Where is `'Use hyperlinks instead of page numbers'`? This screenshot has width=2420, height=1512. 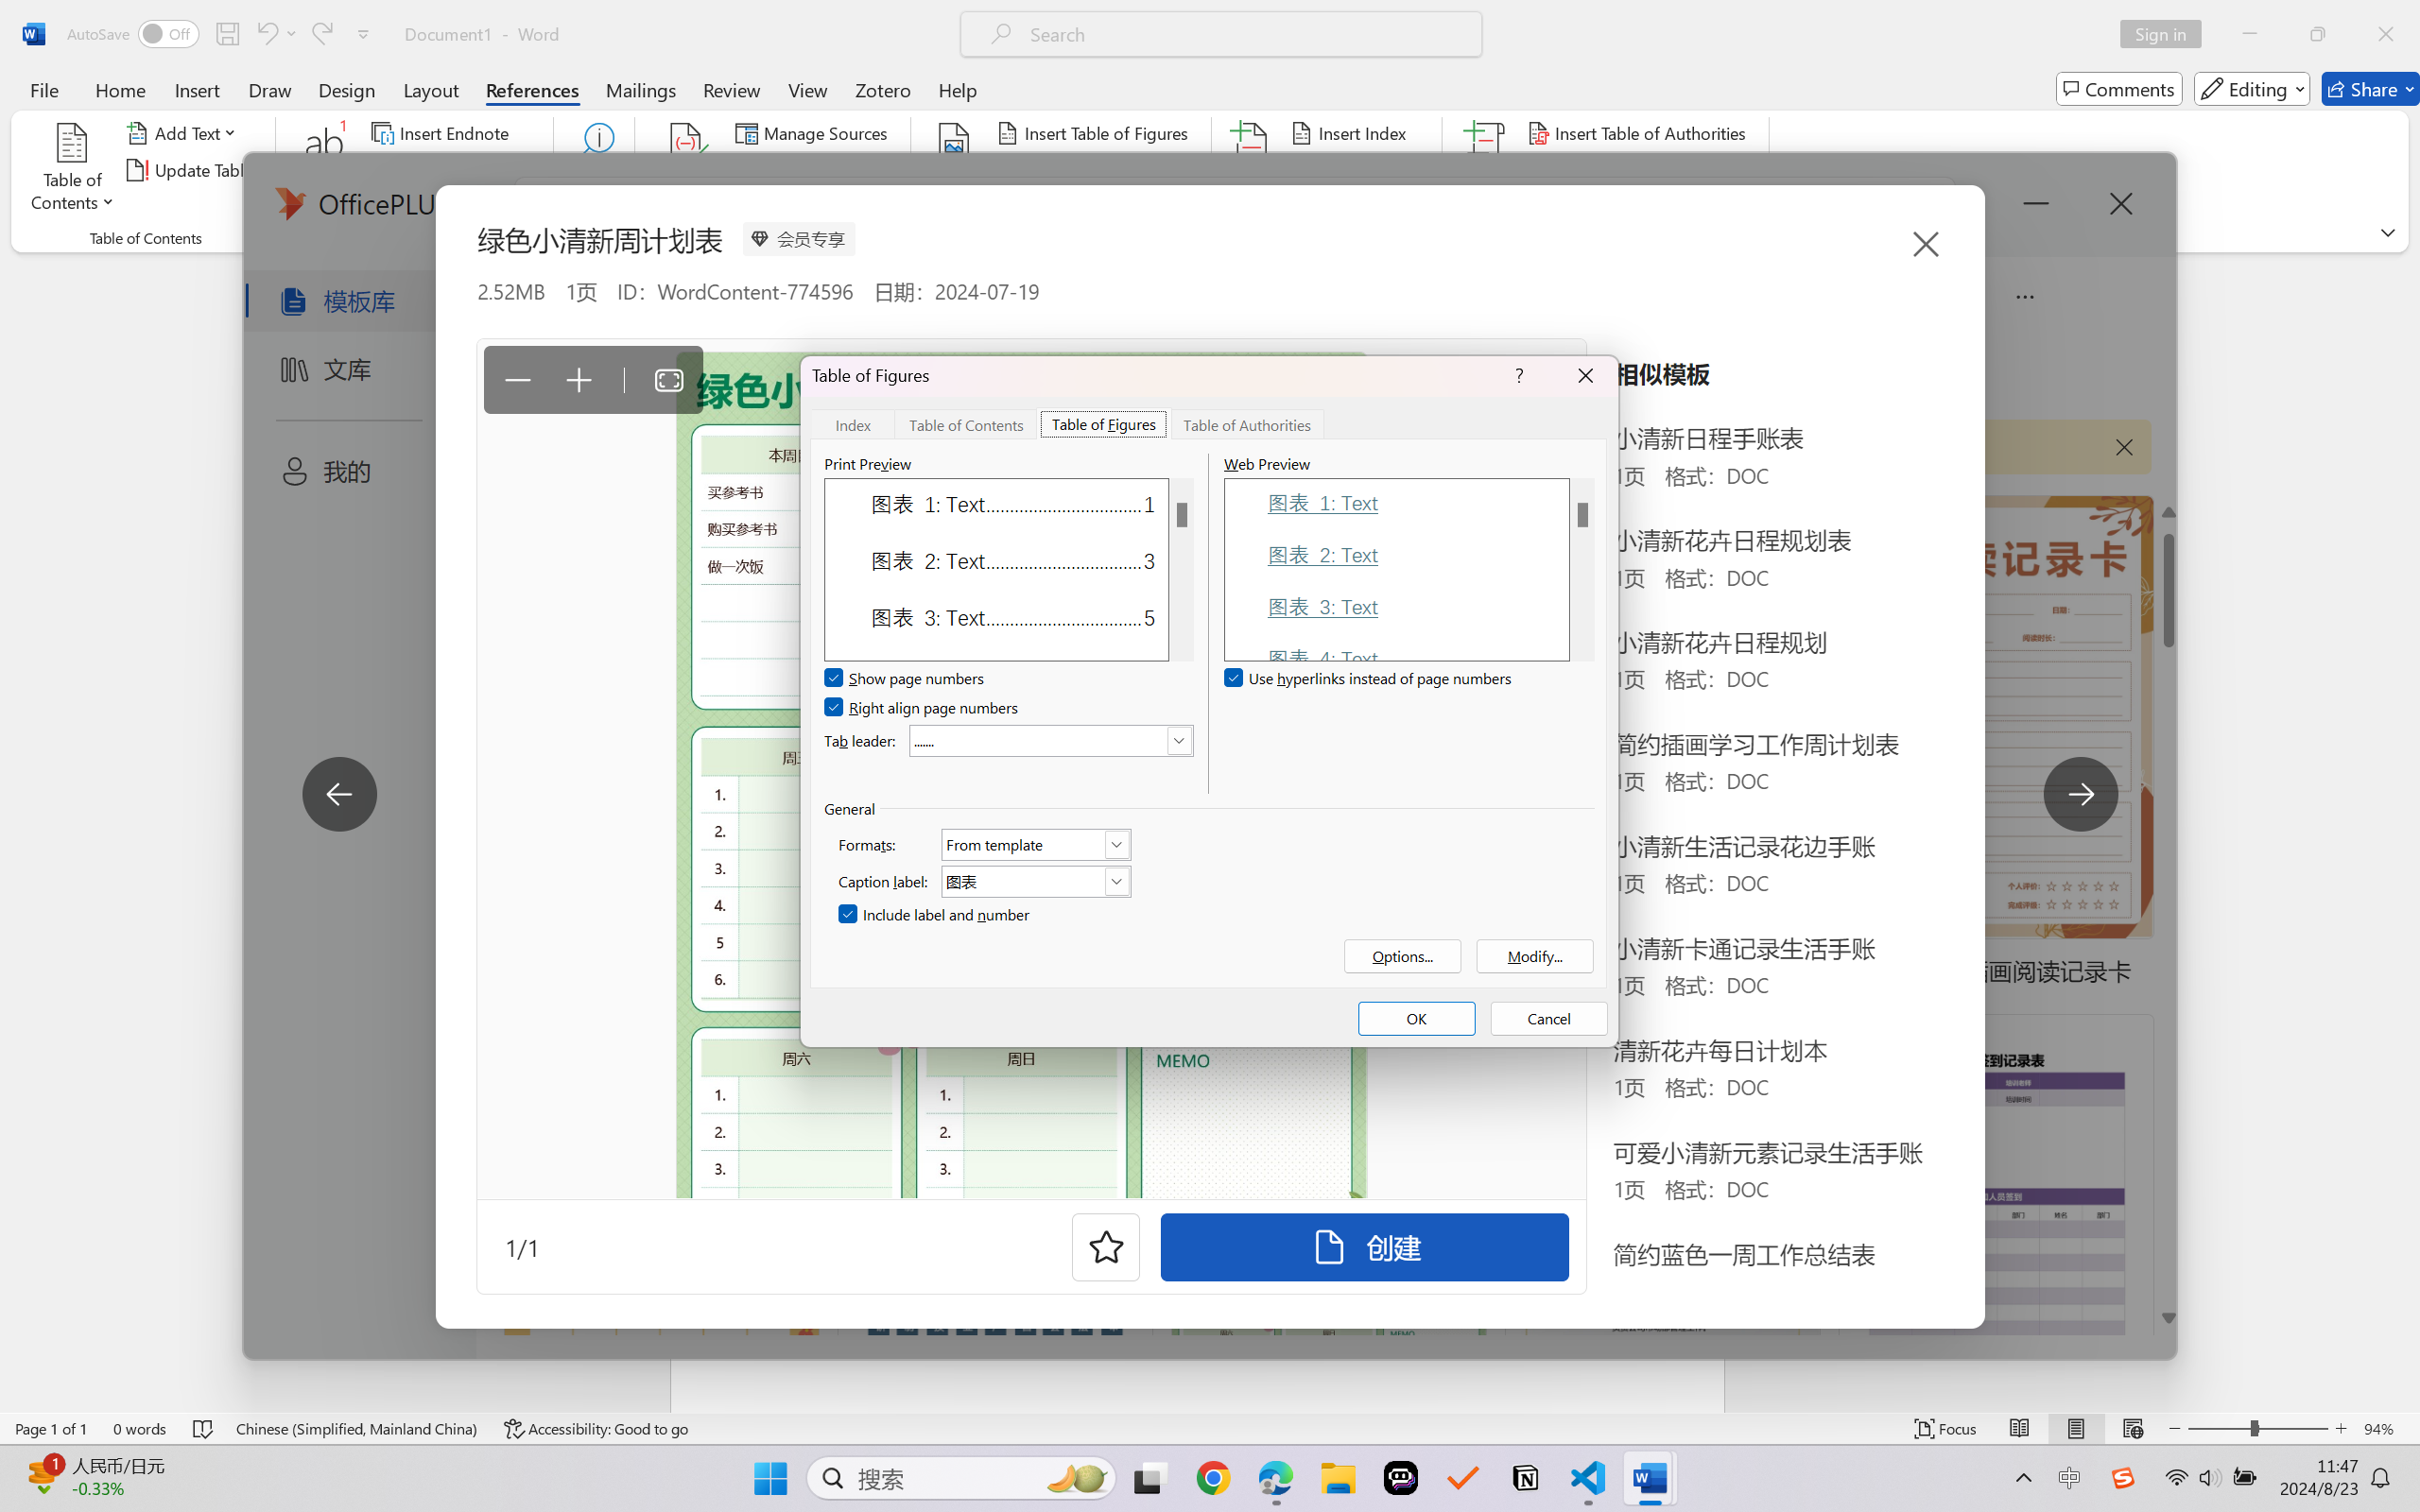
'Use hyperlinks instead of page numbers' is located at coordinates (1368, 679).